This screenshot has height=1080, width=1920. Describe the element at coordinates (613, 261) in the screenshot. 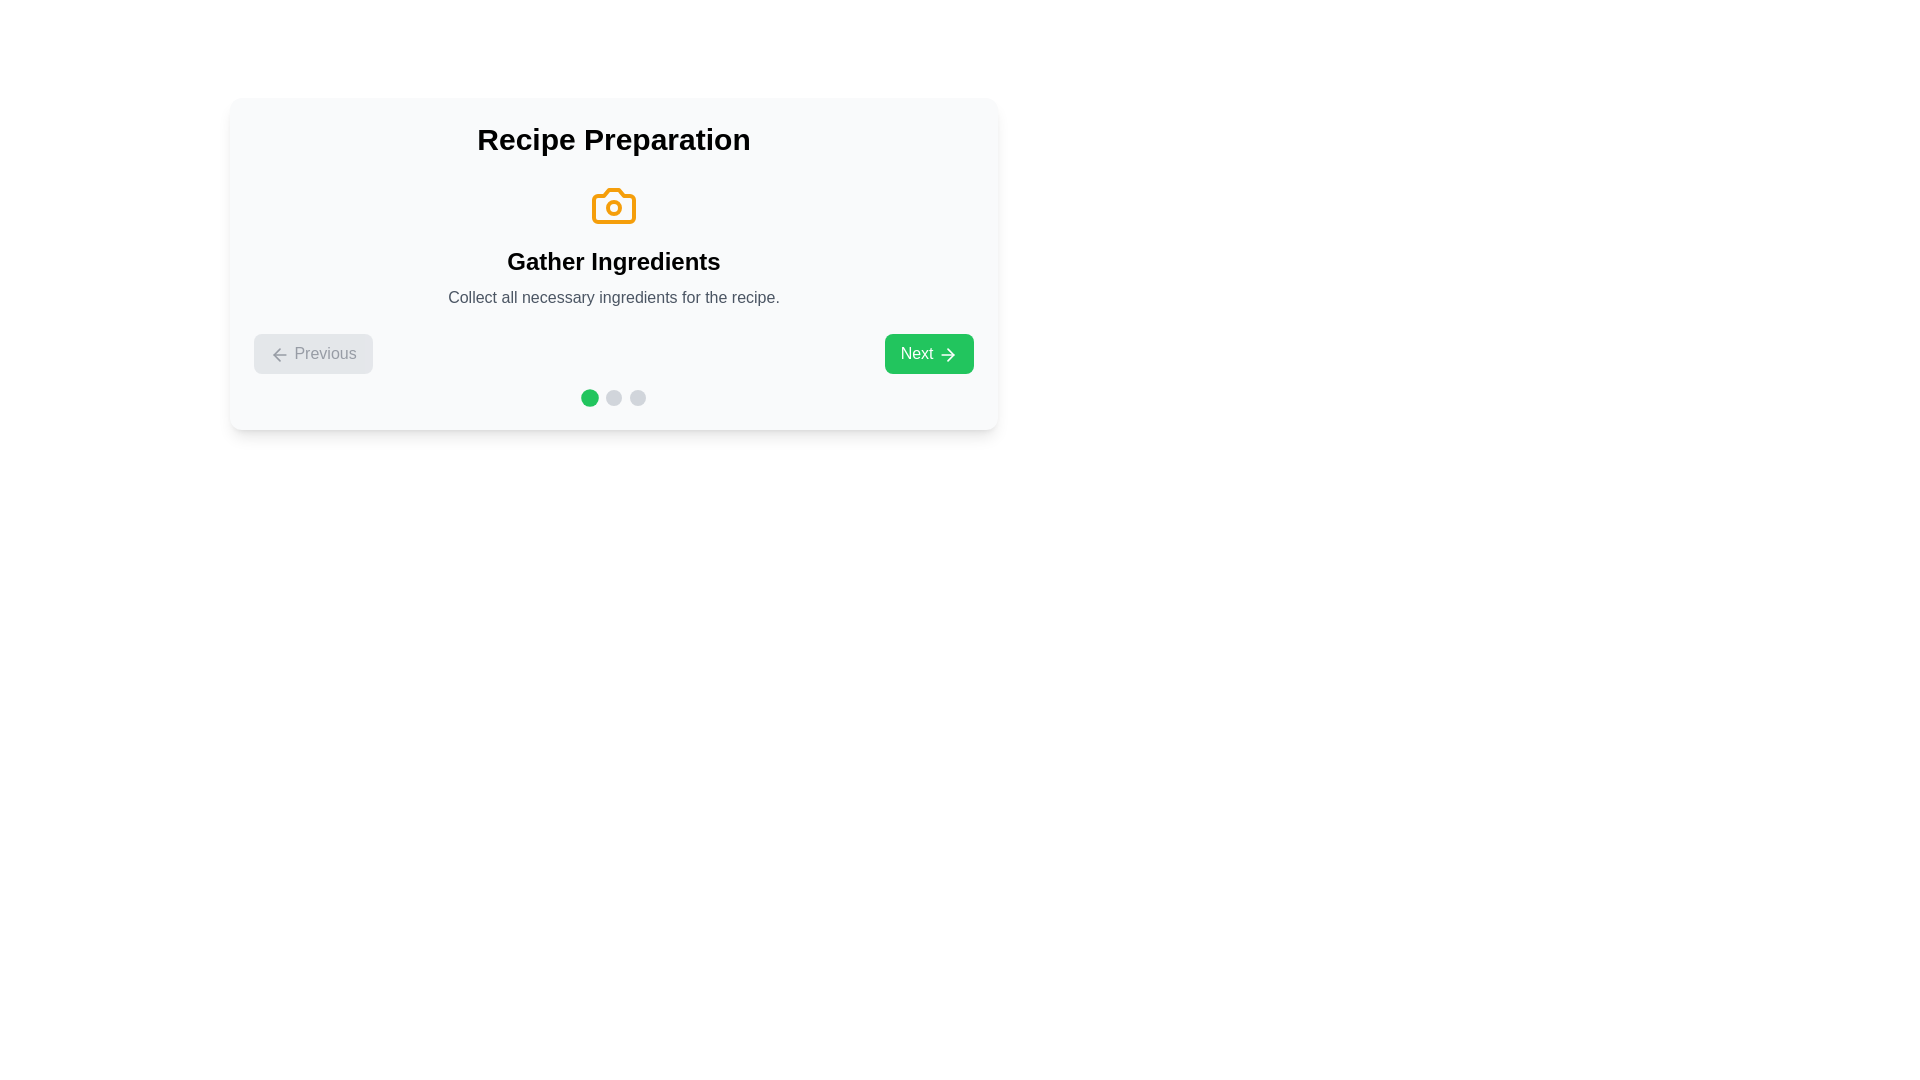

I see `the text label displaying 'Gather Ingredients' which is centrally aligned and located below a camera icon` at that location.